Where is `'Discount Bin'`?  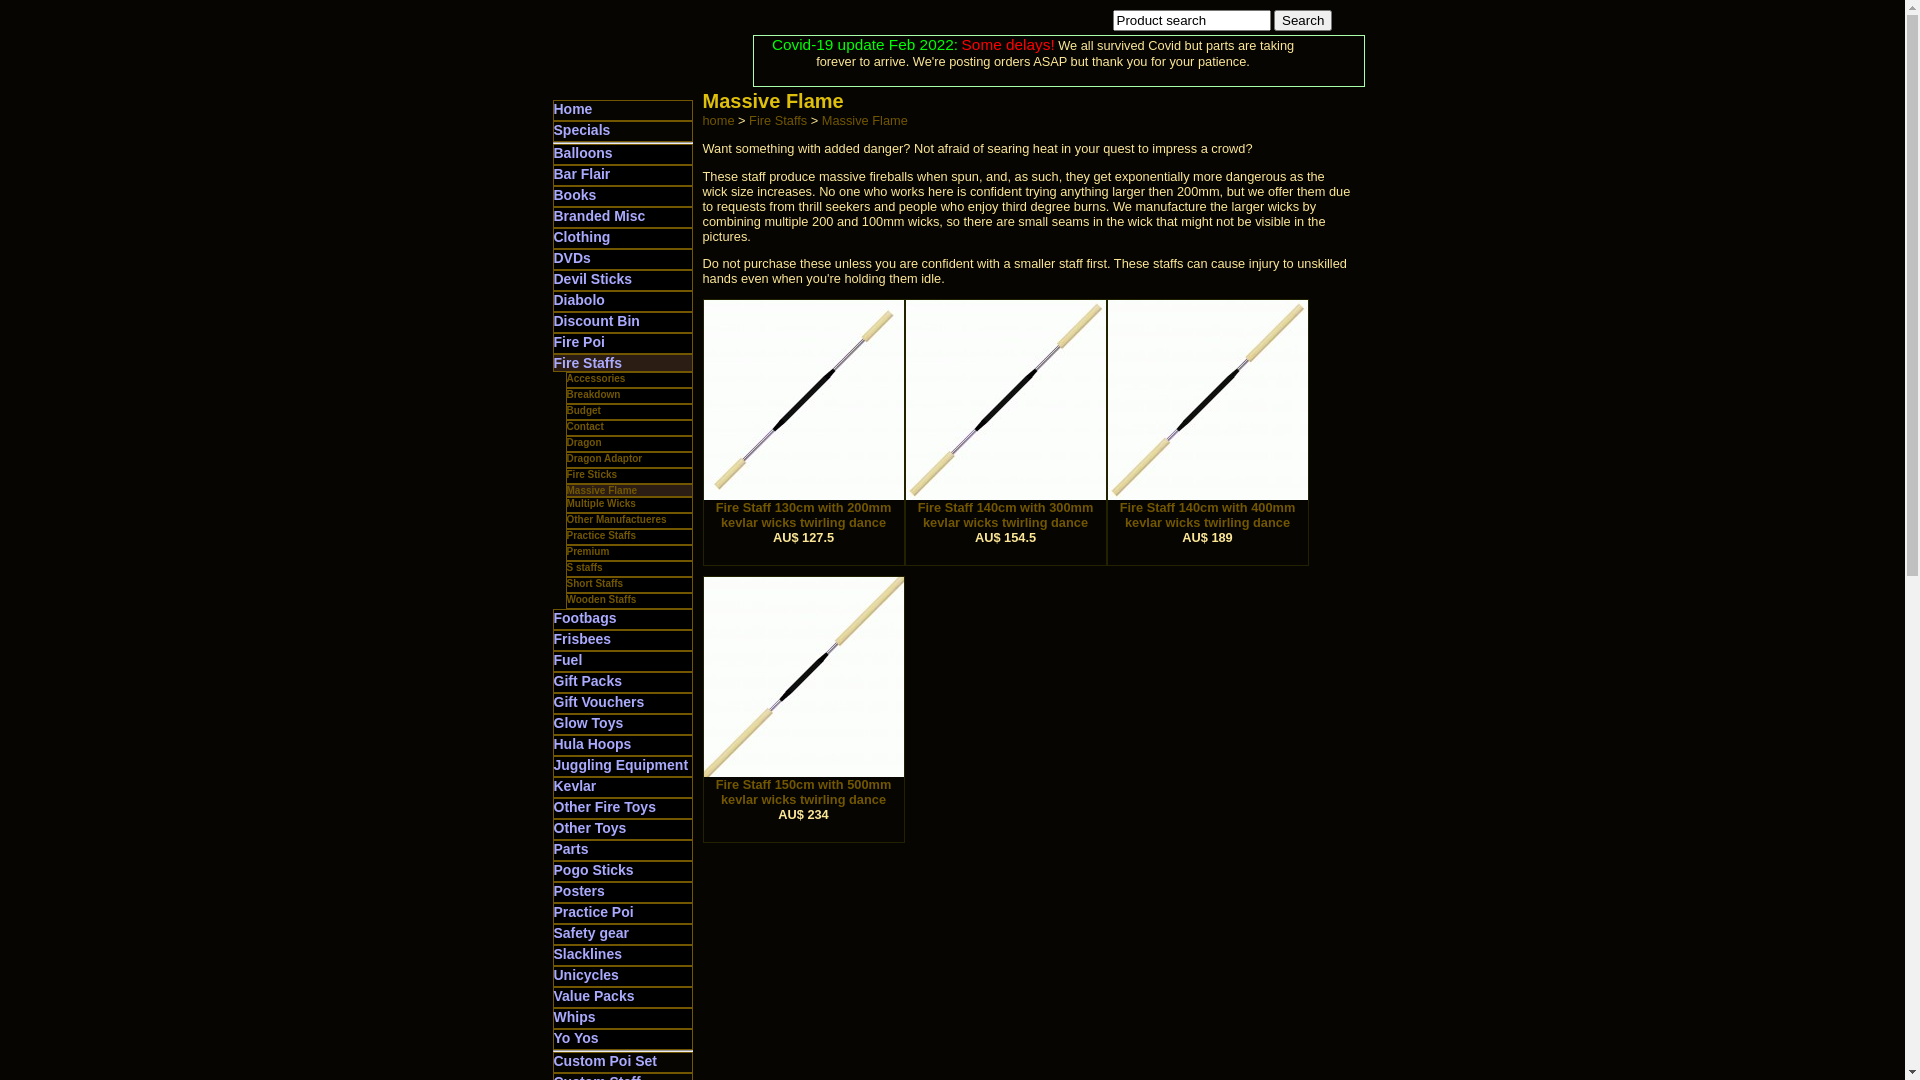 'Discount Bin' is located at coordinates (595, 319).